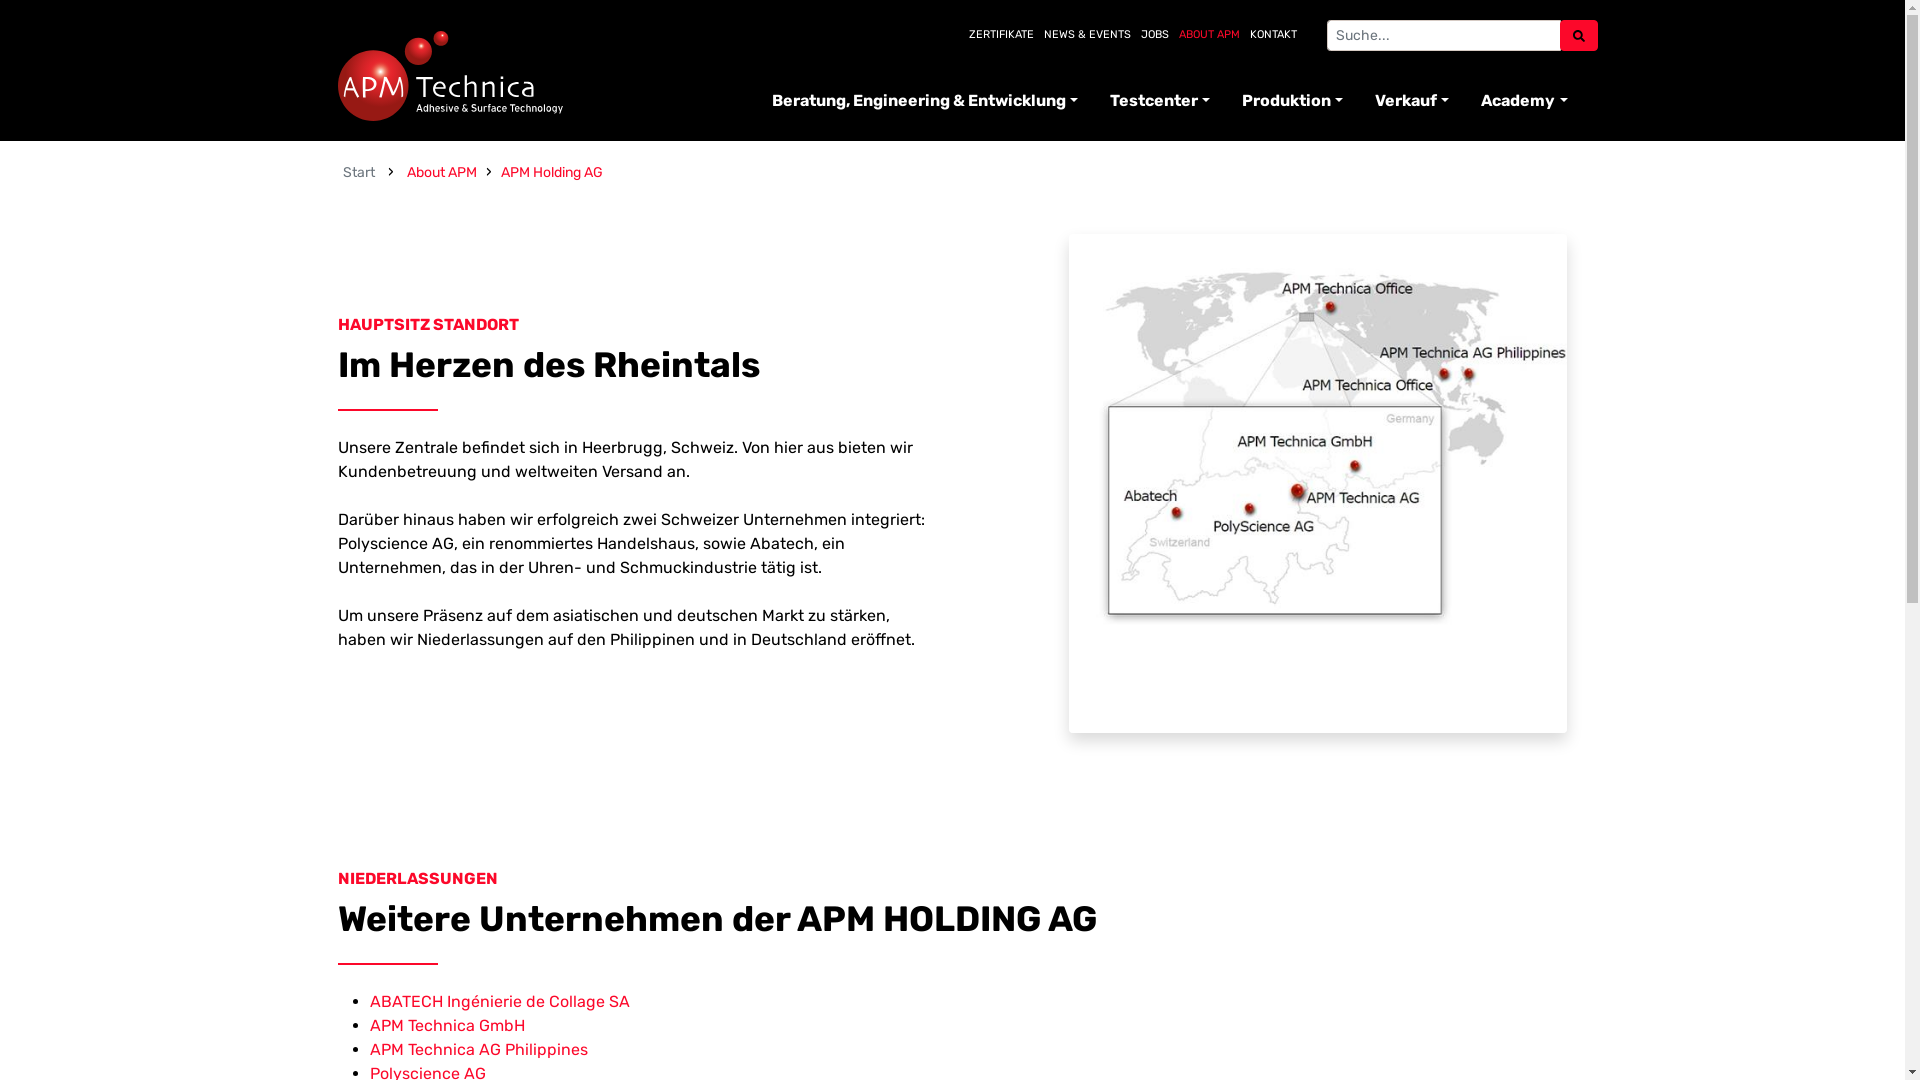 This screenshot has height=1080, width=1920. I want to click on 'Verkauf', so click(1410, 100).